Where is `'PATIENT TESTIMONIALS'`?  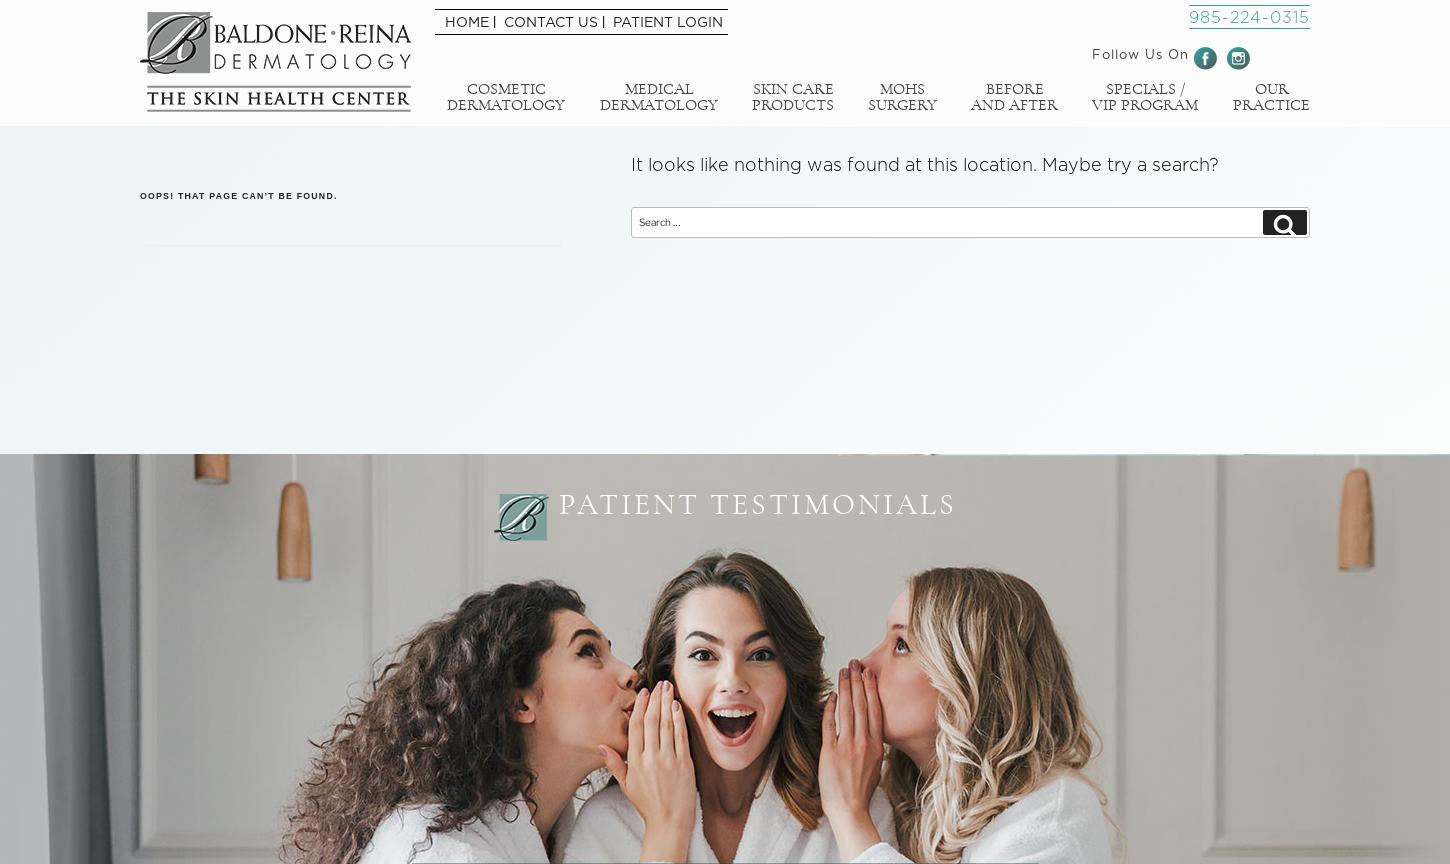
'PATIENT TESTIMONIALS' is located at coordinates (757, 505).